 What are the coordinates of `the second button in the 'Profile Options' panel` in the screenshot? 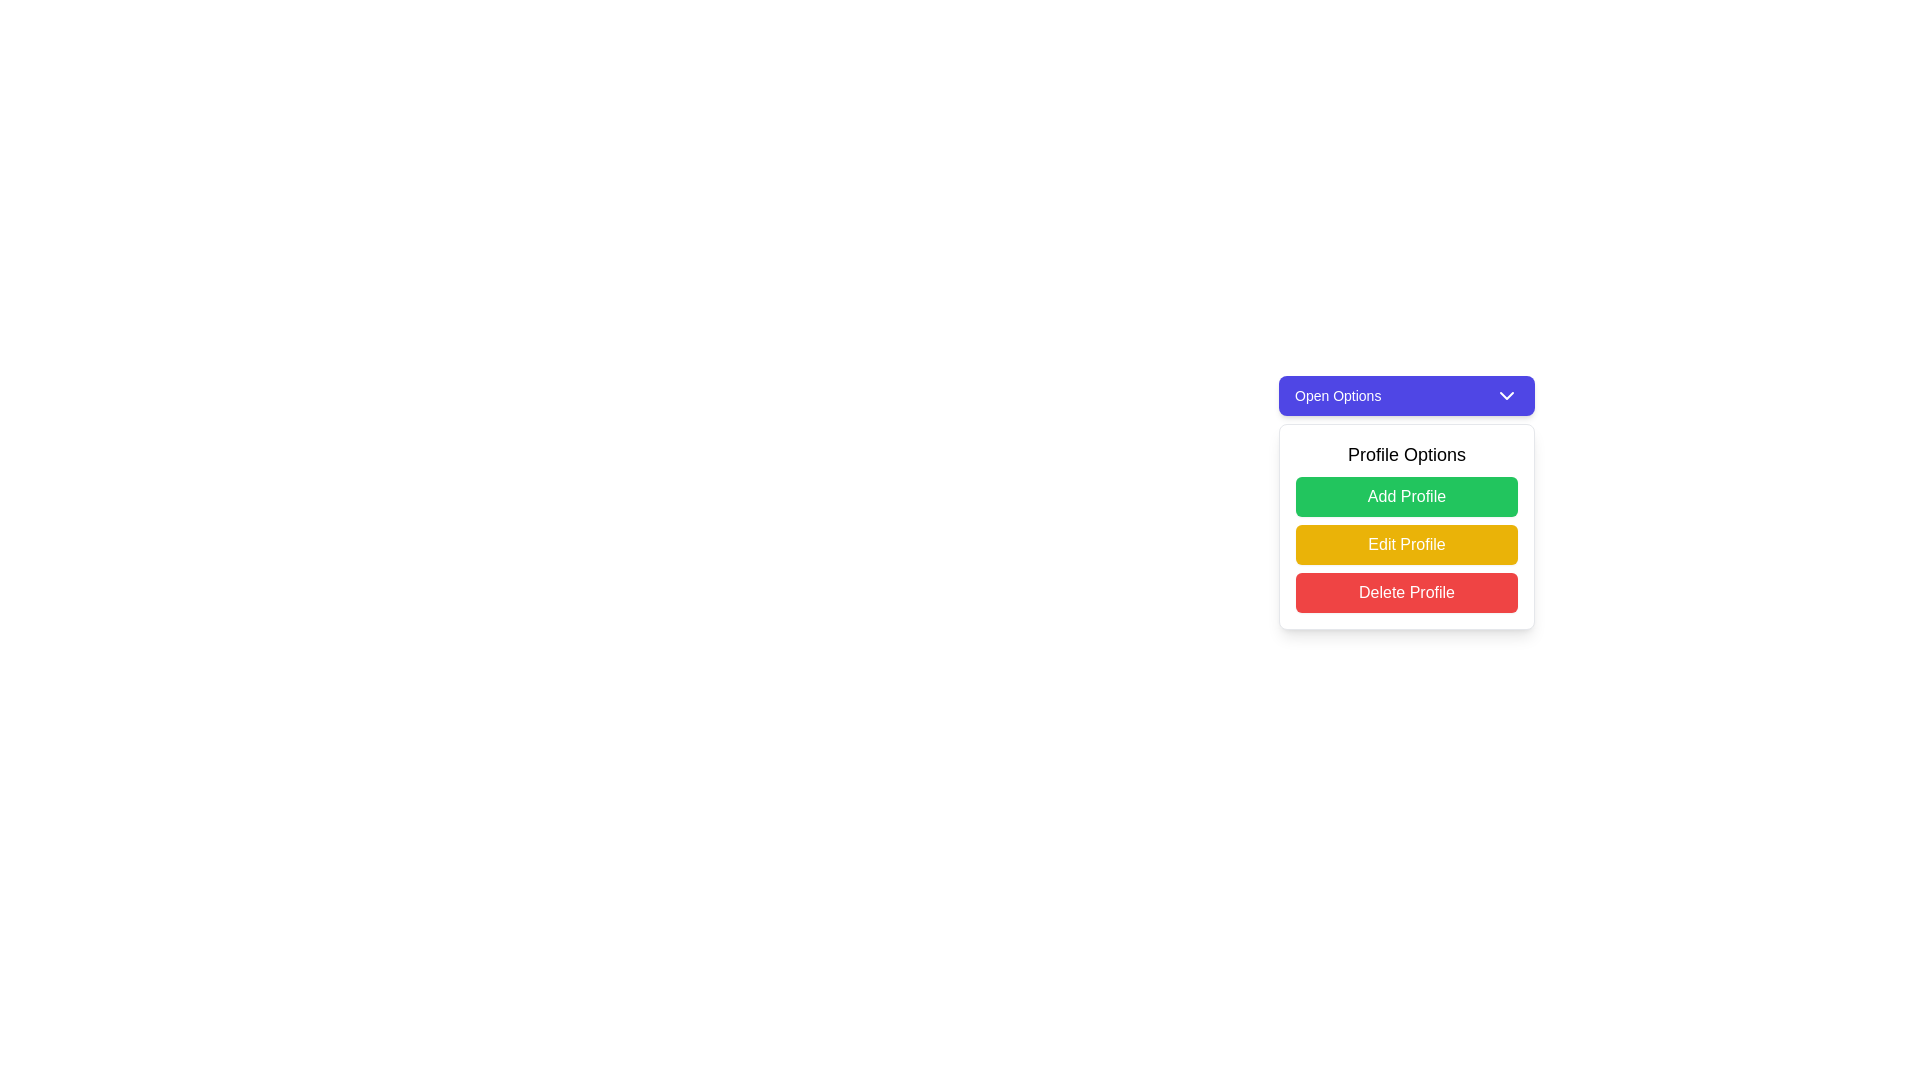 It's located at (1405, 544).